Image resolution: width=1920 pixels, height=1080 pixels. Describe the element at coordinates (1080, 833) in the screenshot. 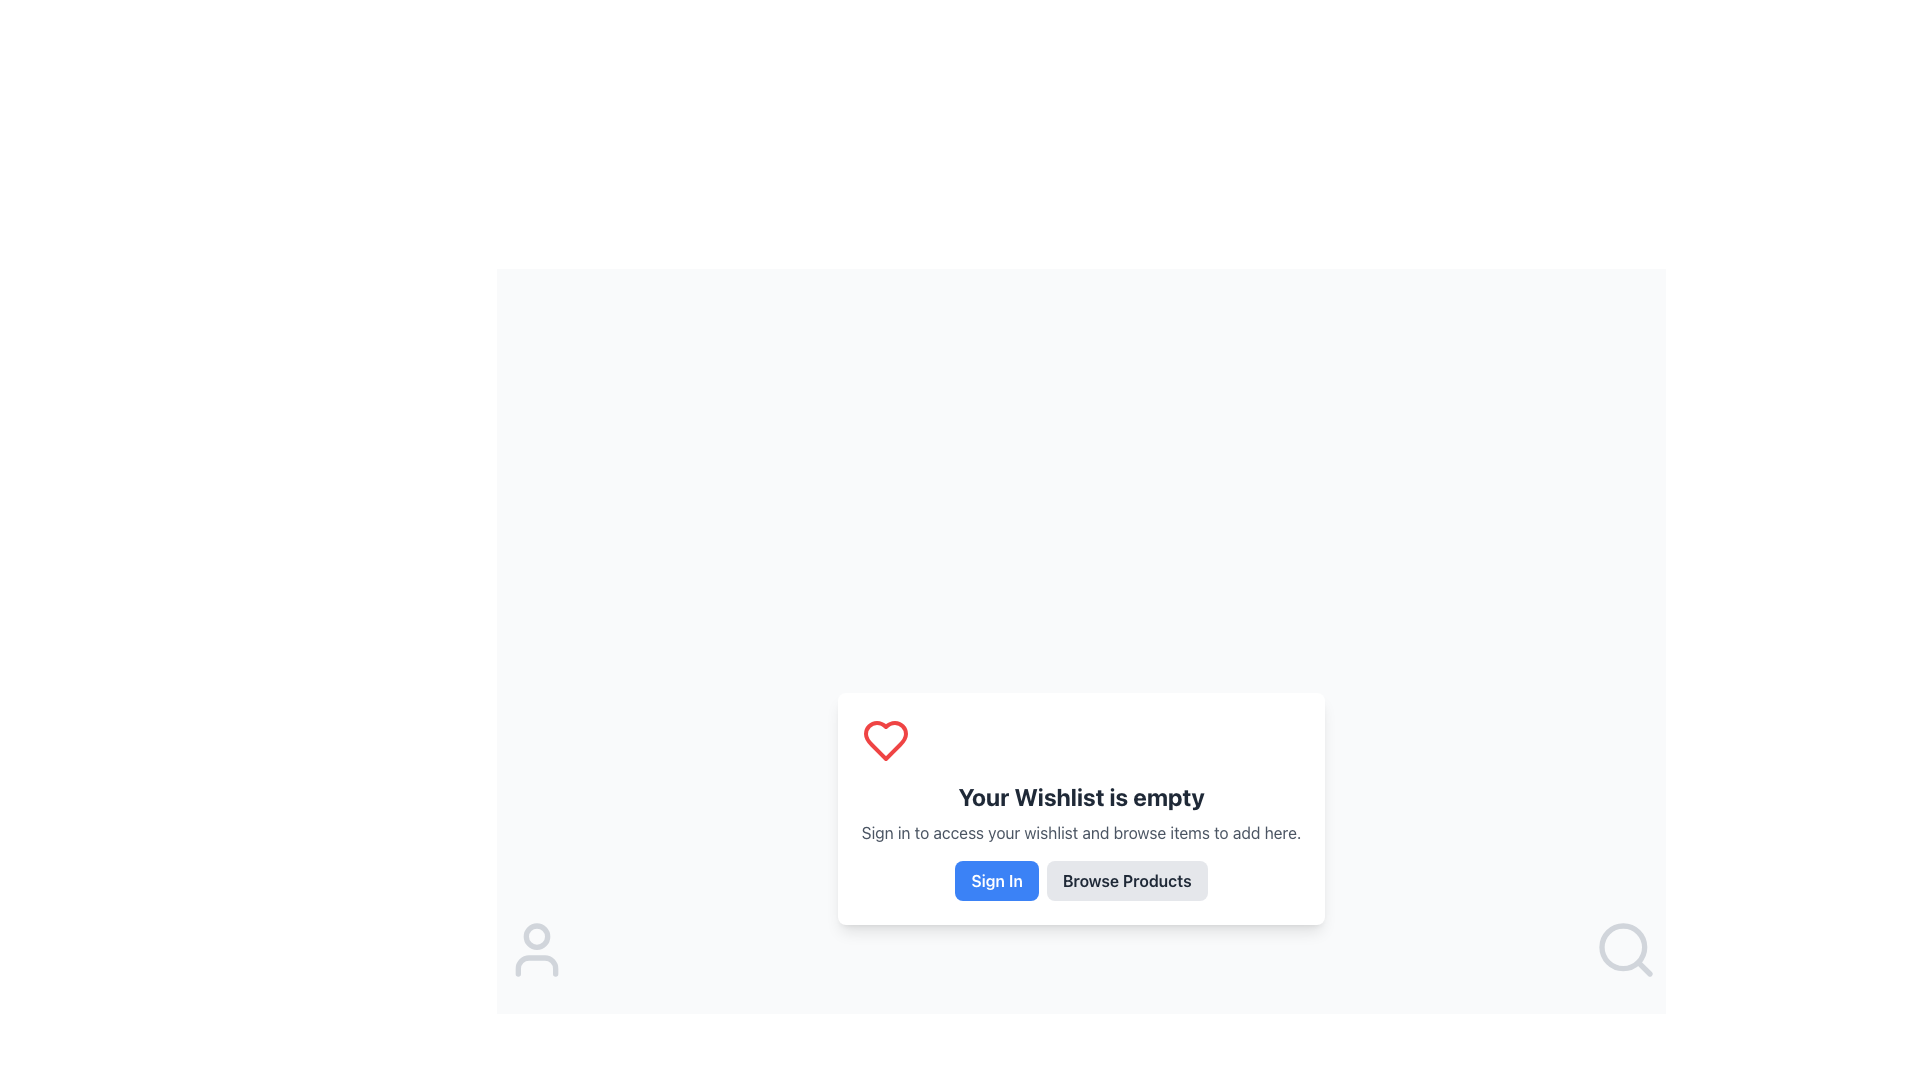

I see `the text paragraph styled in gray color located immediately below the bold text 'Your Wishlist is empty'` at that location.